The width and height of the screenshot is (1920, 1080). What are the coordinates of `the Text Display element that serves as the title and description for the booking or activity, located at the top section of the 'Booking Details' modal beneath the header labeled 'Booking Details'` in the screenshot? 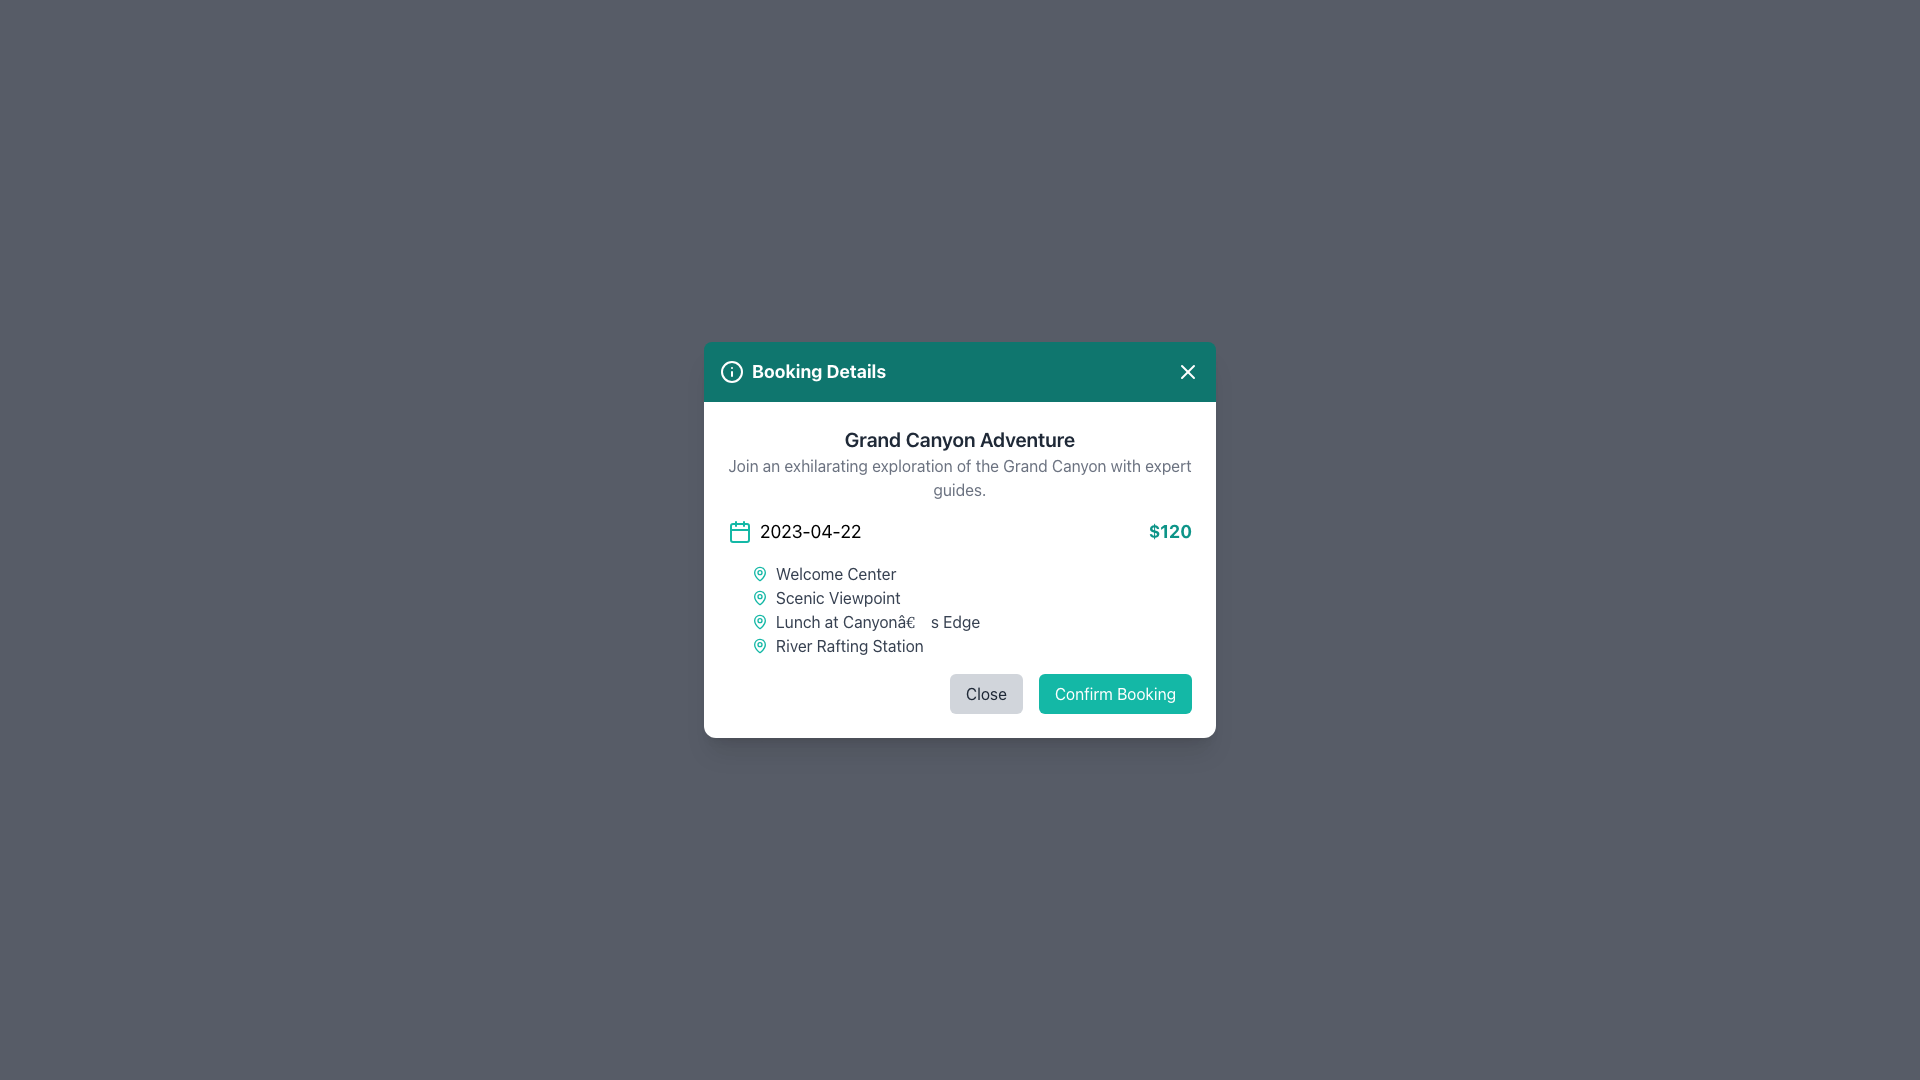 It's located at (960, 463).